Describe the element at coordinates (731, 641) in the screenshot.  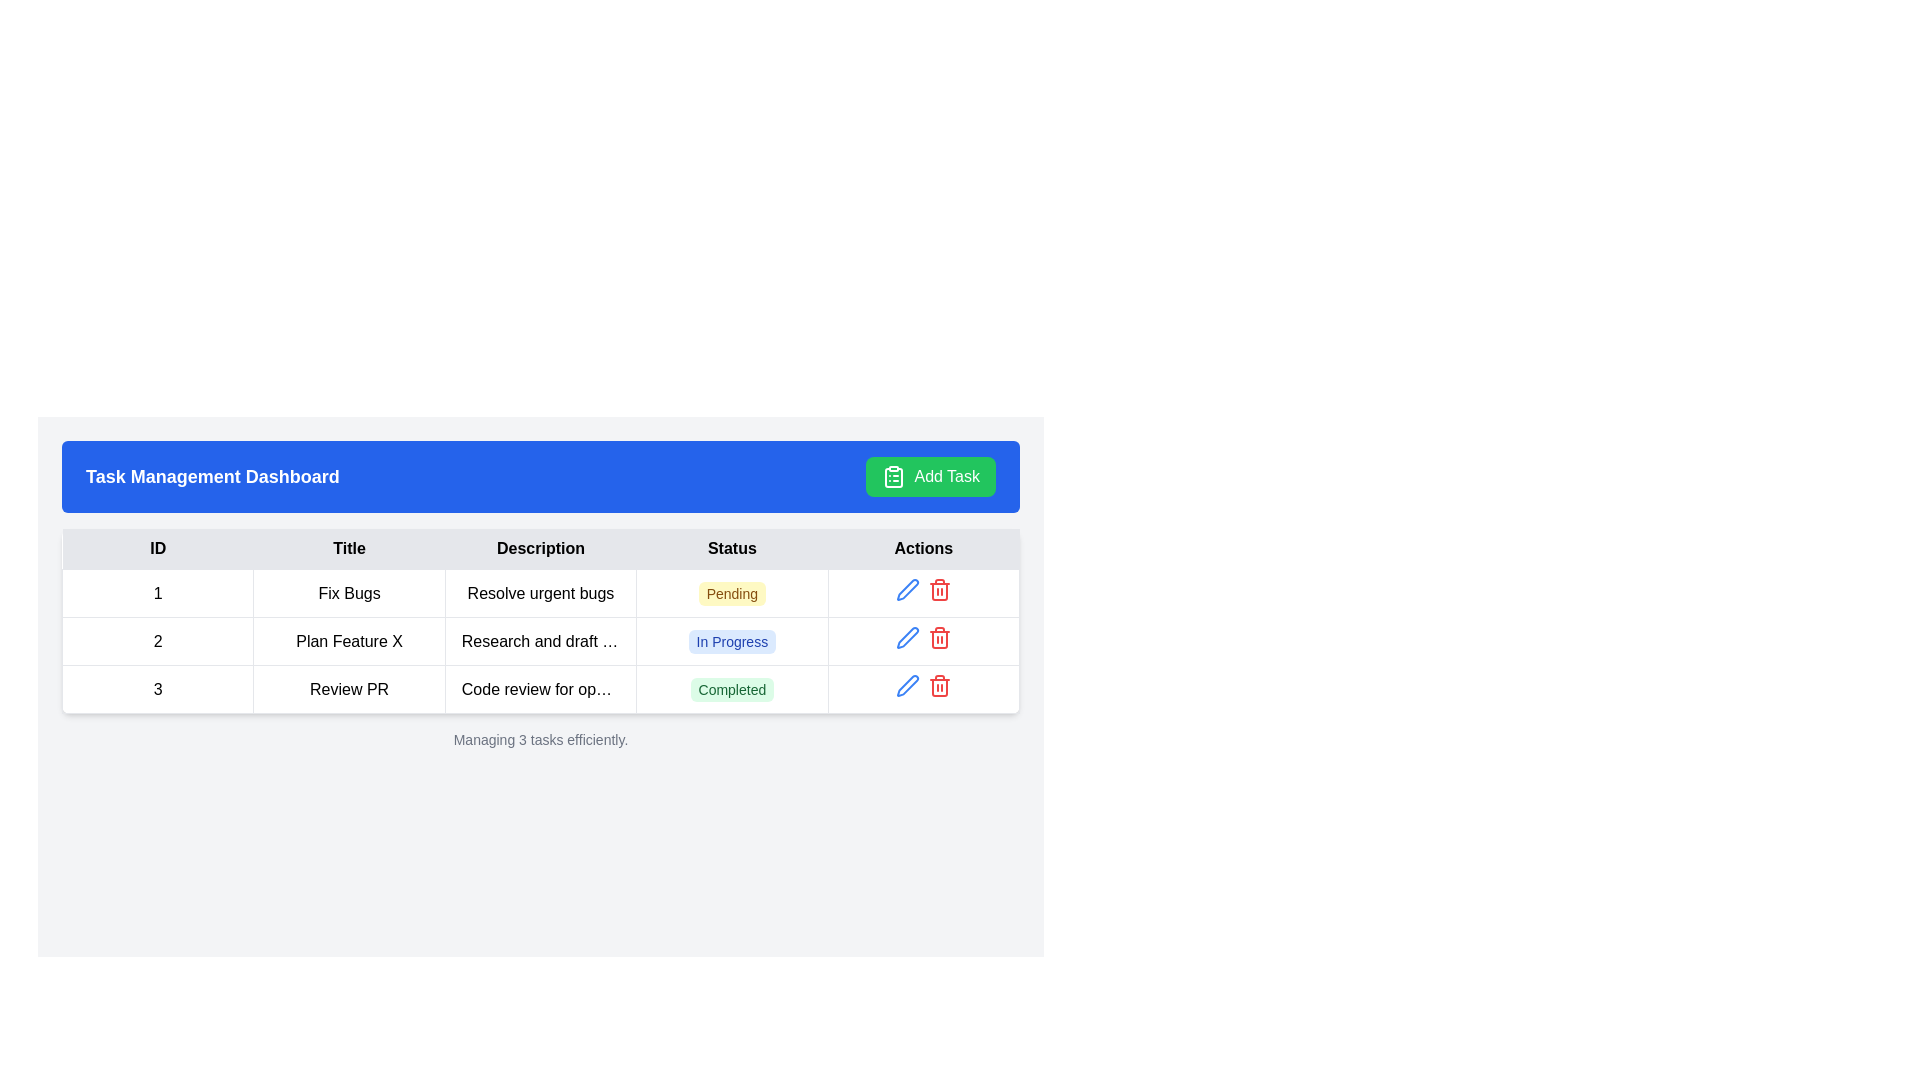
I see `the 'In Progress' status indicator for the task 'Plan Feature X' located in the 'Status' column of the task management table` at that location.